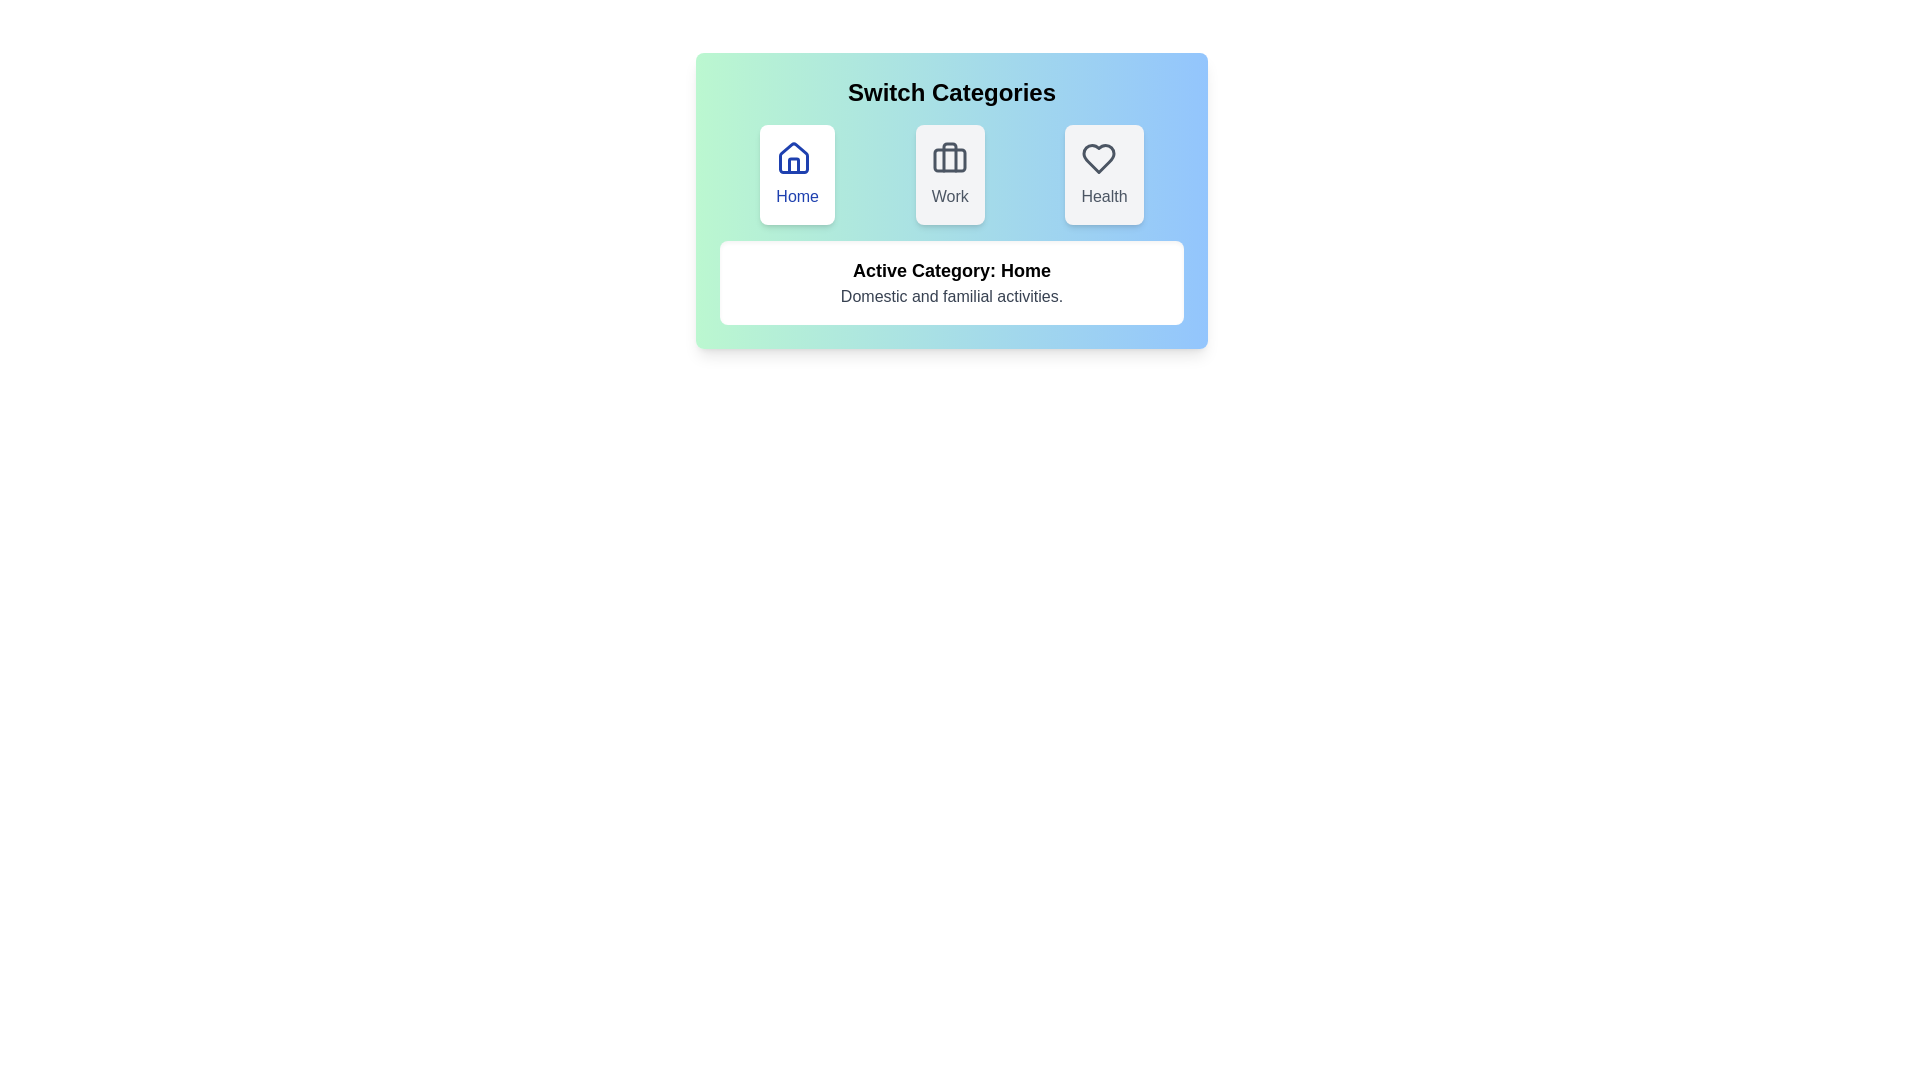 The image size is (1920, 1080). I want to click on the category button corresponding to Home, so click(796, 173).